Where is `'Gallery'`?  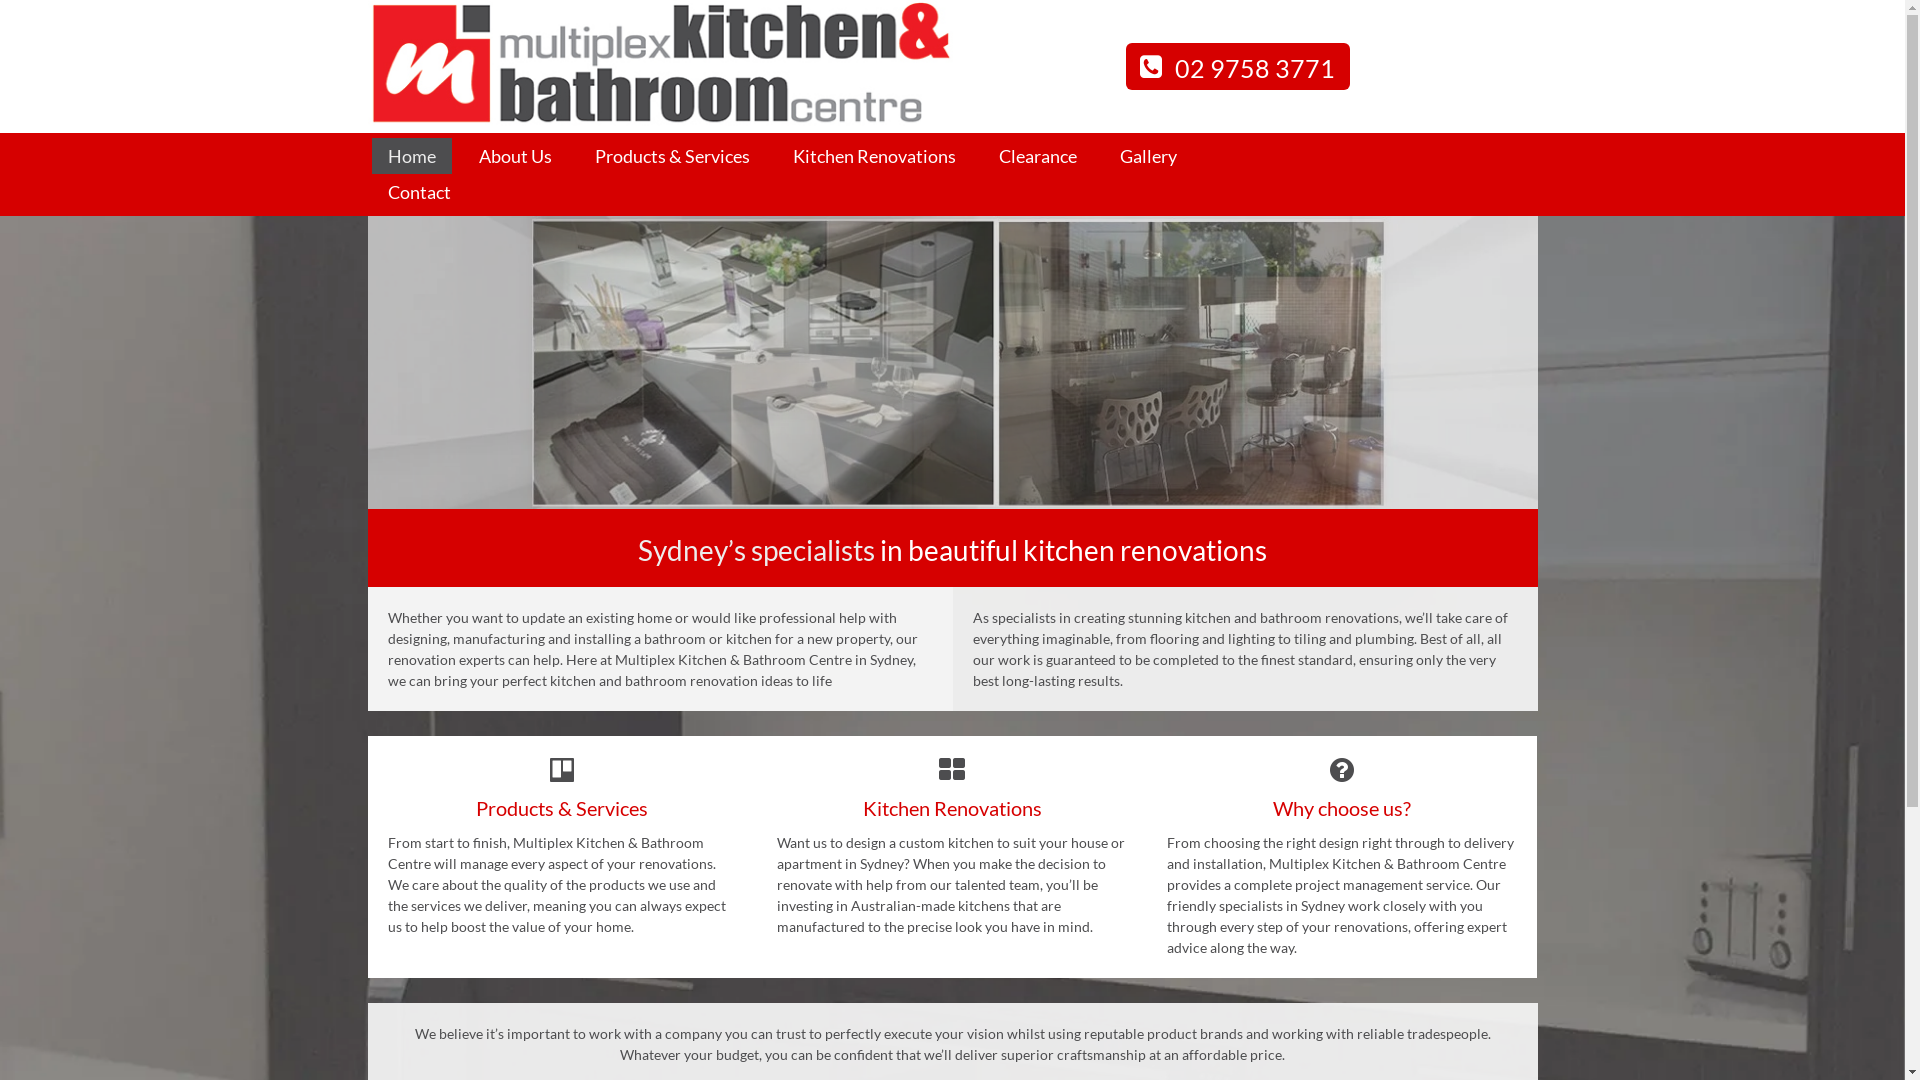 'Gallery' is located at coordinates (1103, 155).